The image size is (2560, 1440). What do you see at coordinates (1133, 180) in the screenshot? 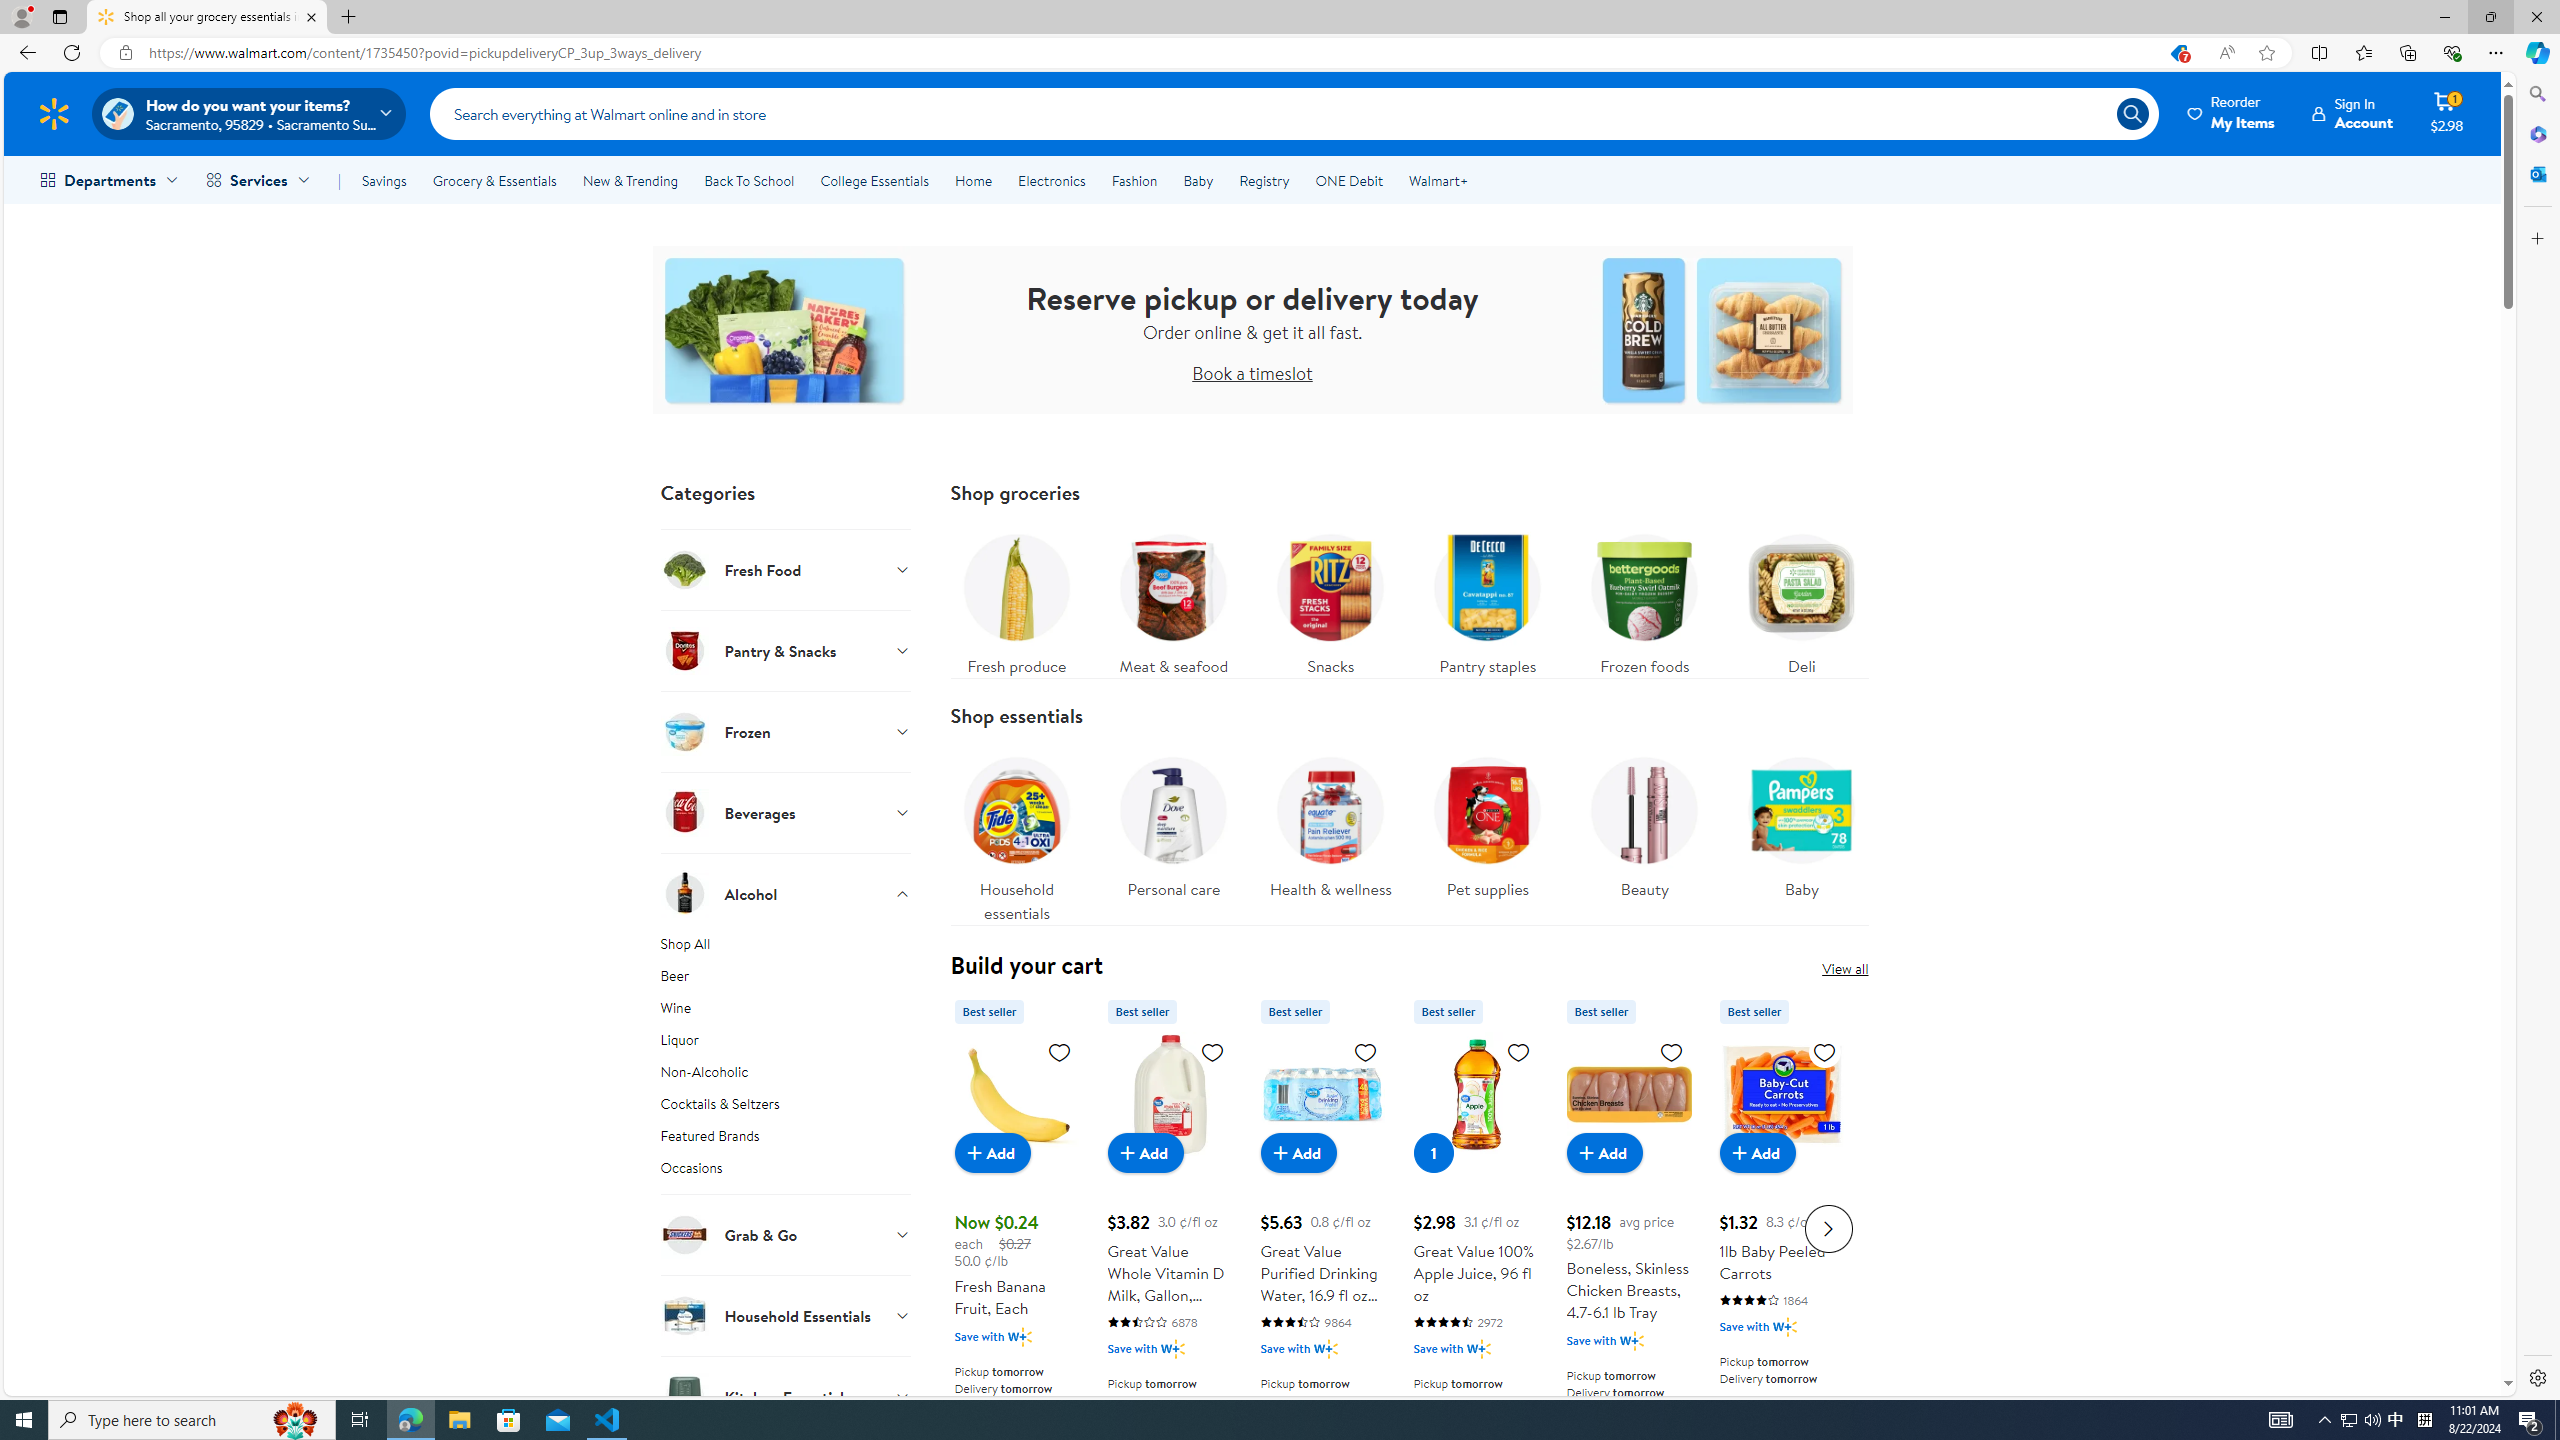
I see `'Fashion'` at bounding box center [1133, 180].